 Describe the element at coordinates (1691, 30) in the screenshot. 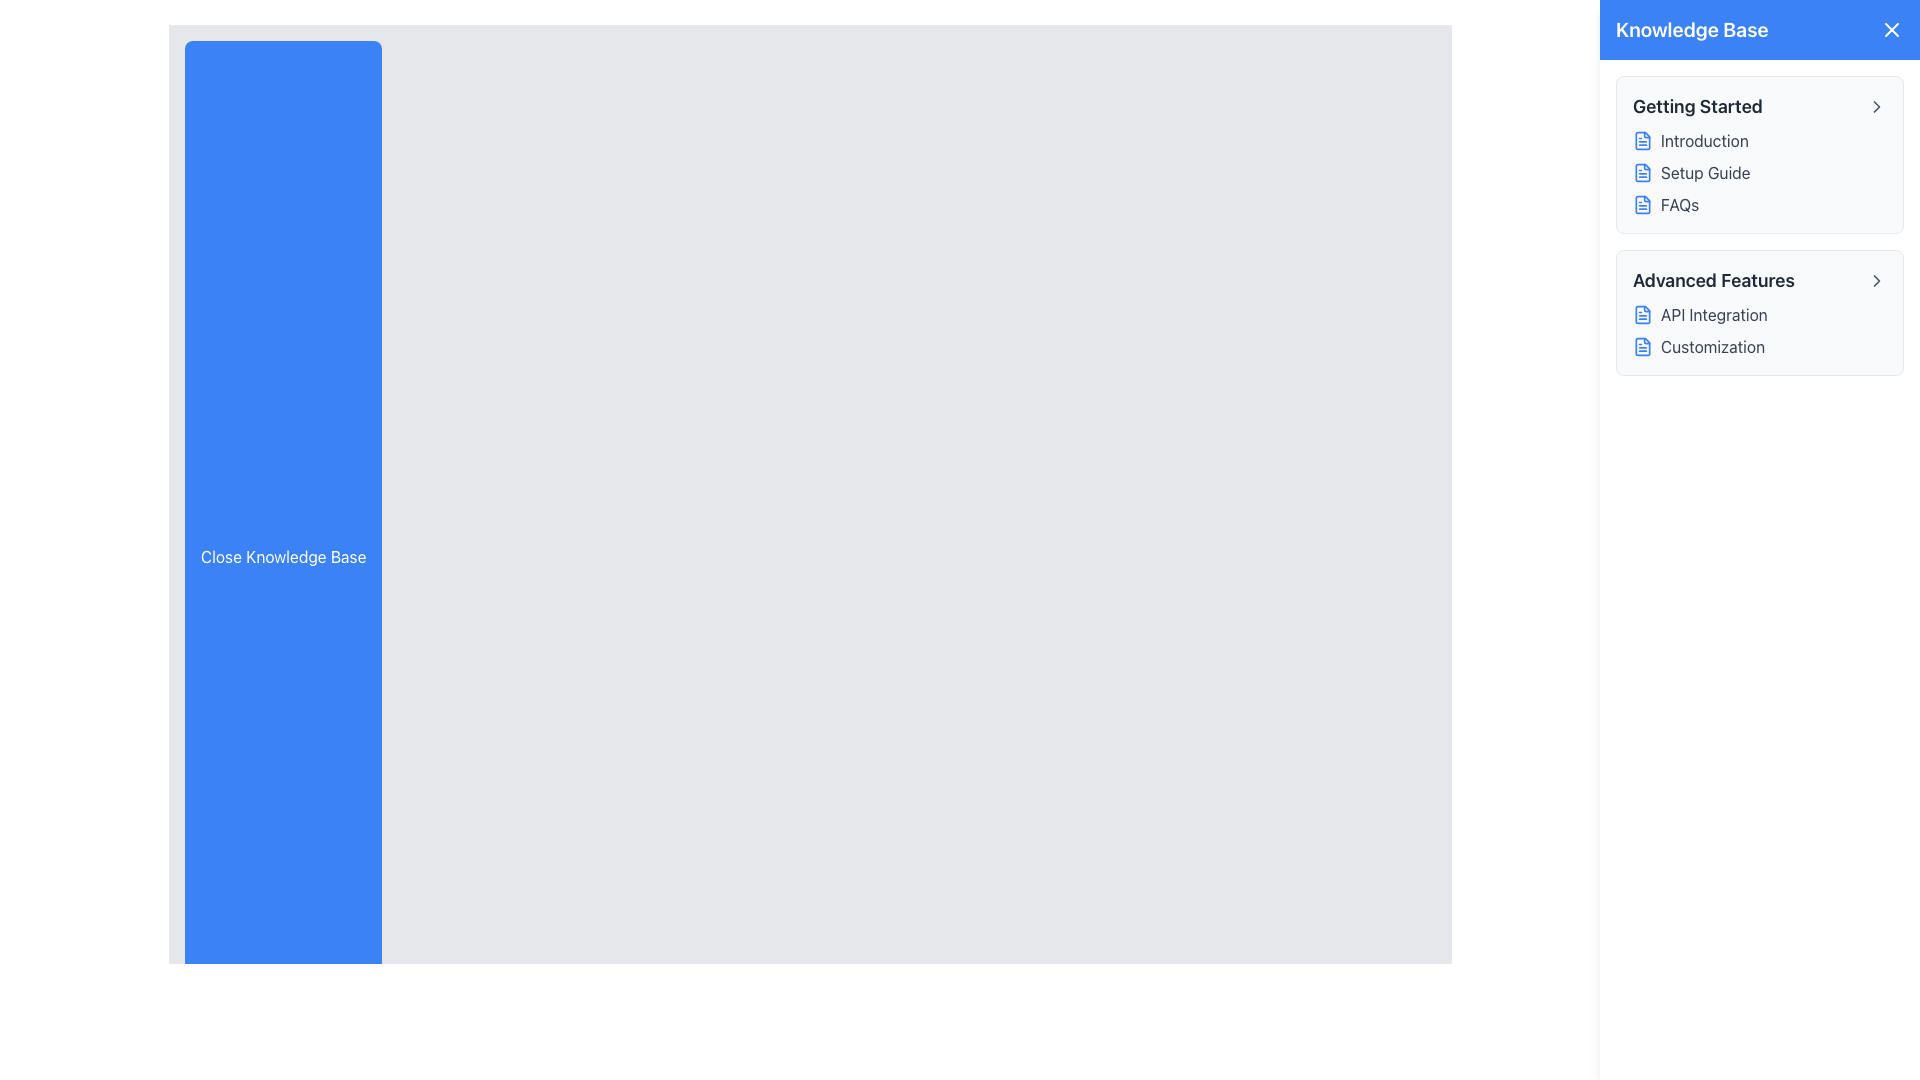

I see `the bold, large-sized static text reading 'Knowledge Base' located in the top-right corner of the blue header bar` at that location.